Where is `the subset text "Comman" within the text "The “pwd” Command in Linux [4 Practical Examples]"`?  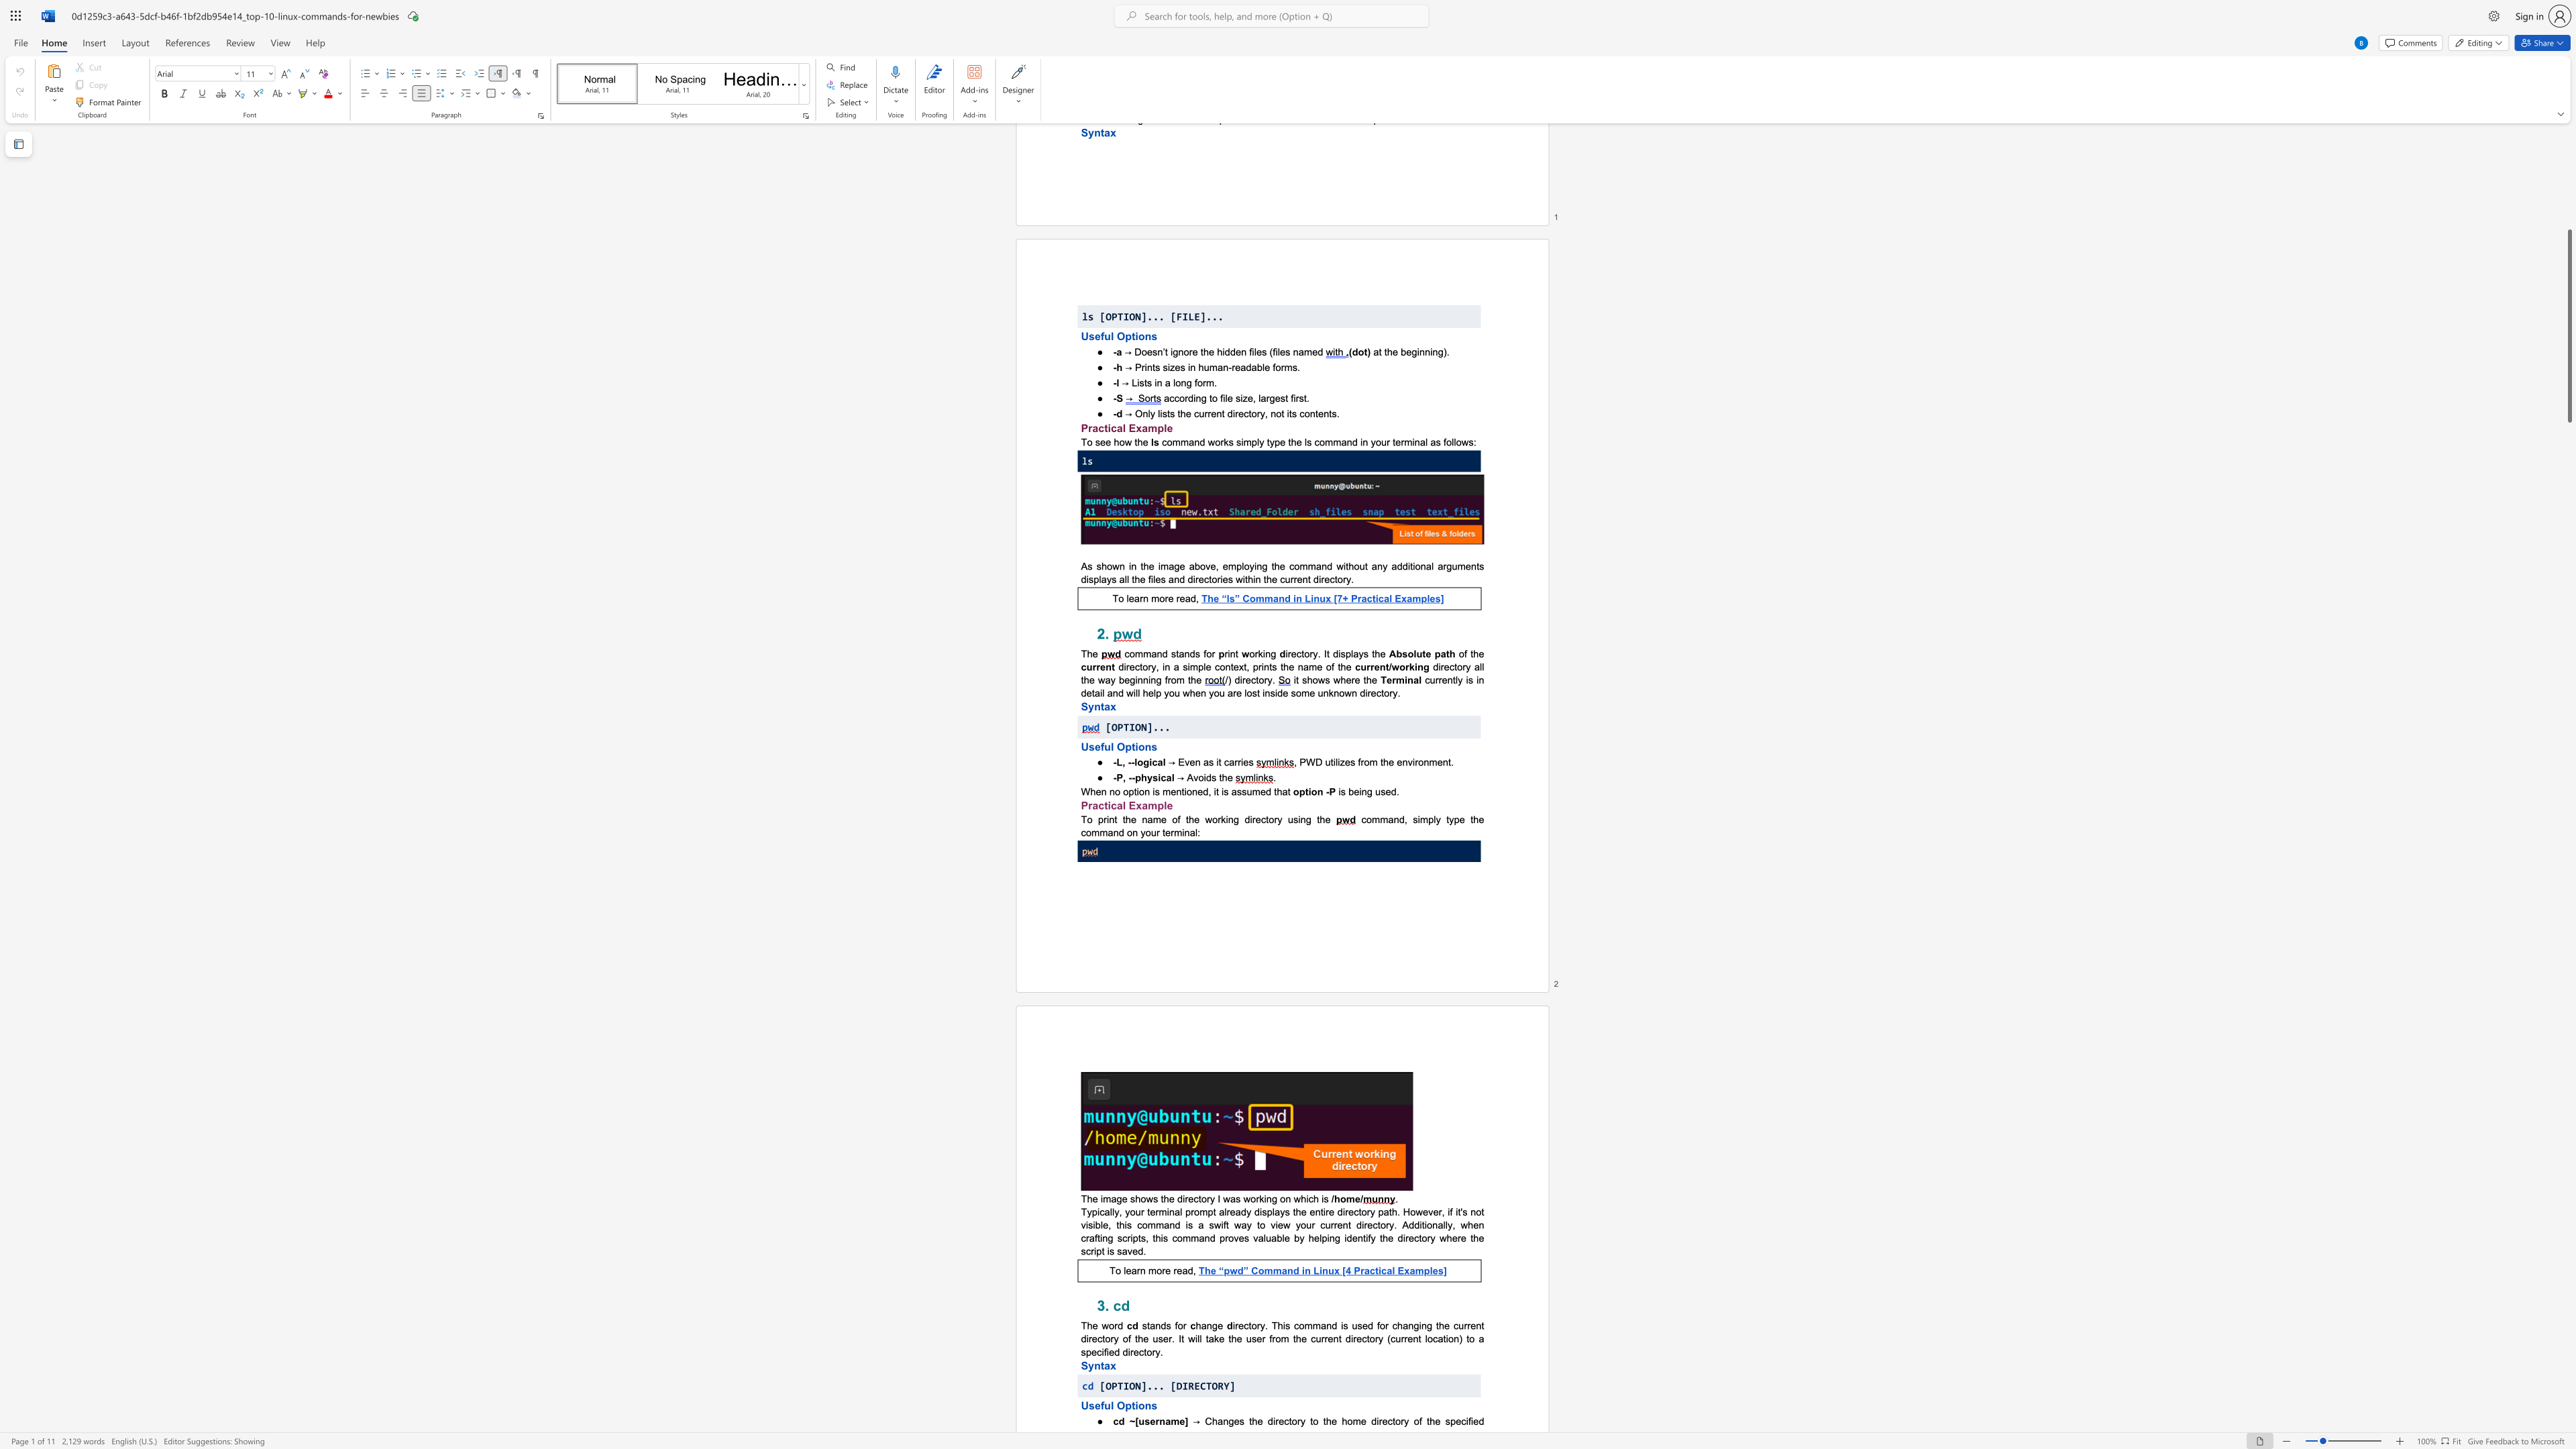 the subset text "Comman" within the text "The “pwd” Command in Linux [4 Practical Examples]" is located at coordinates (1250, 1269).